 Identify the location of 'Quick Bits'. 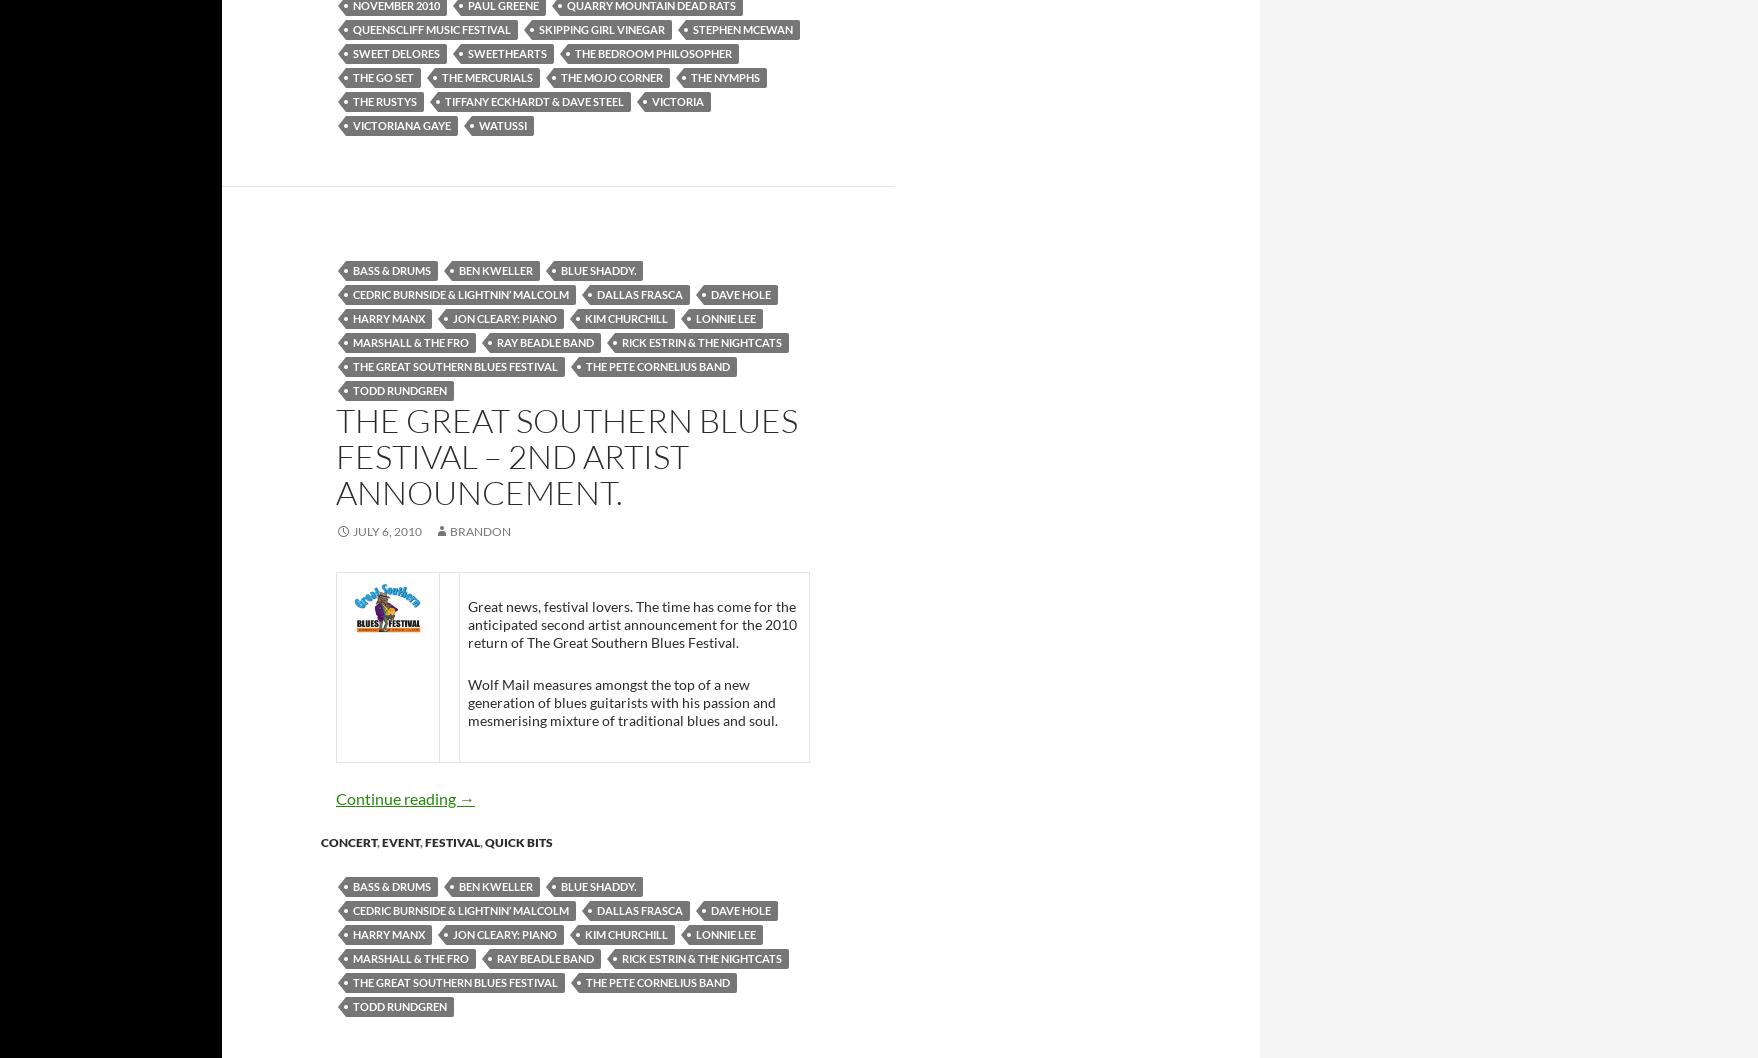
(517, 840).